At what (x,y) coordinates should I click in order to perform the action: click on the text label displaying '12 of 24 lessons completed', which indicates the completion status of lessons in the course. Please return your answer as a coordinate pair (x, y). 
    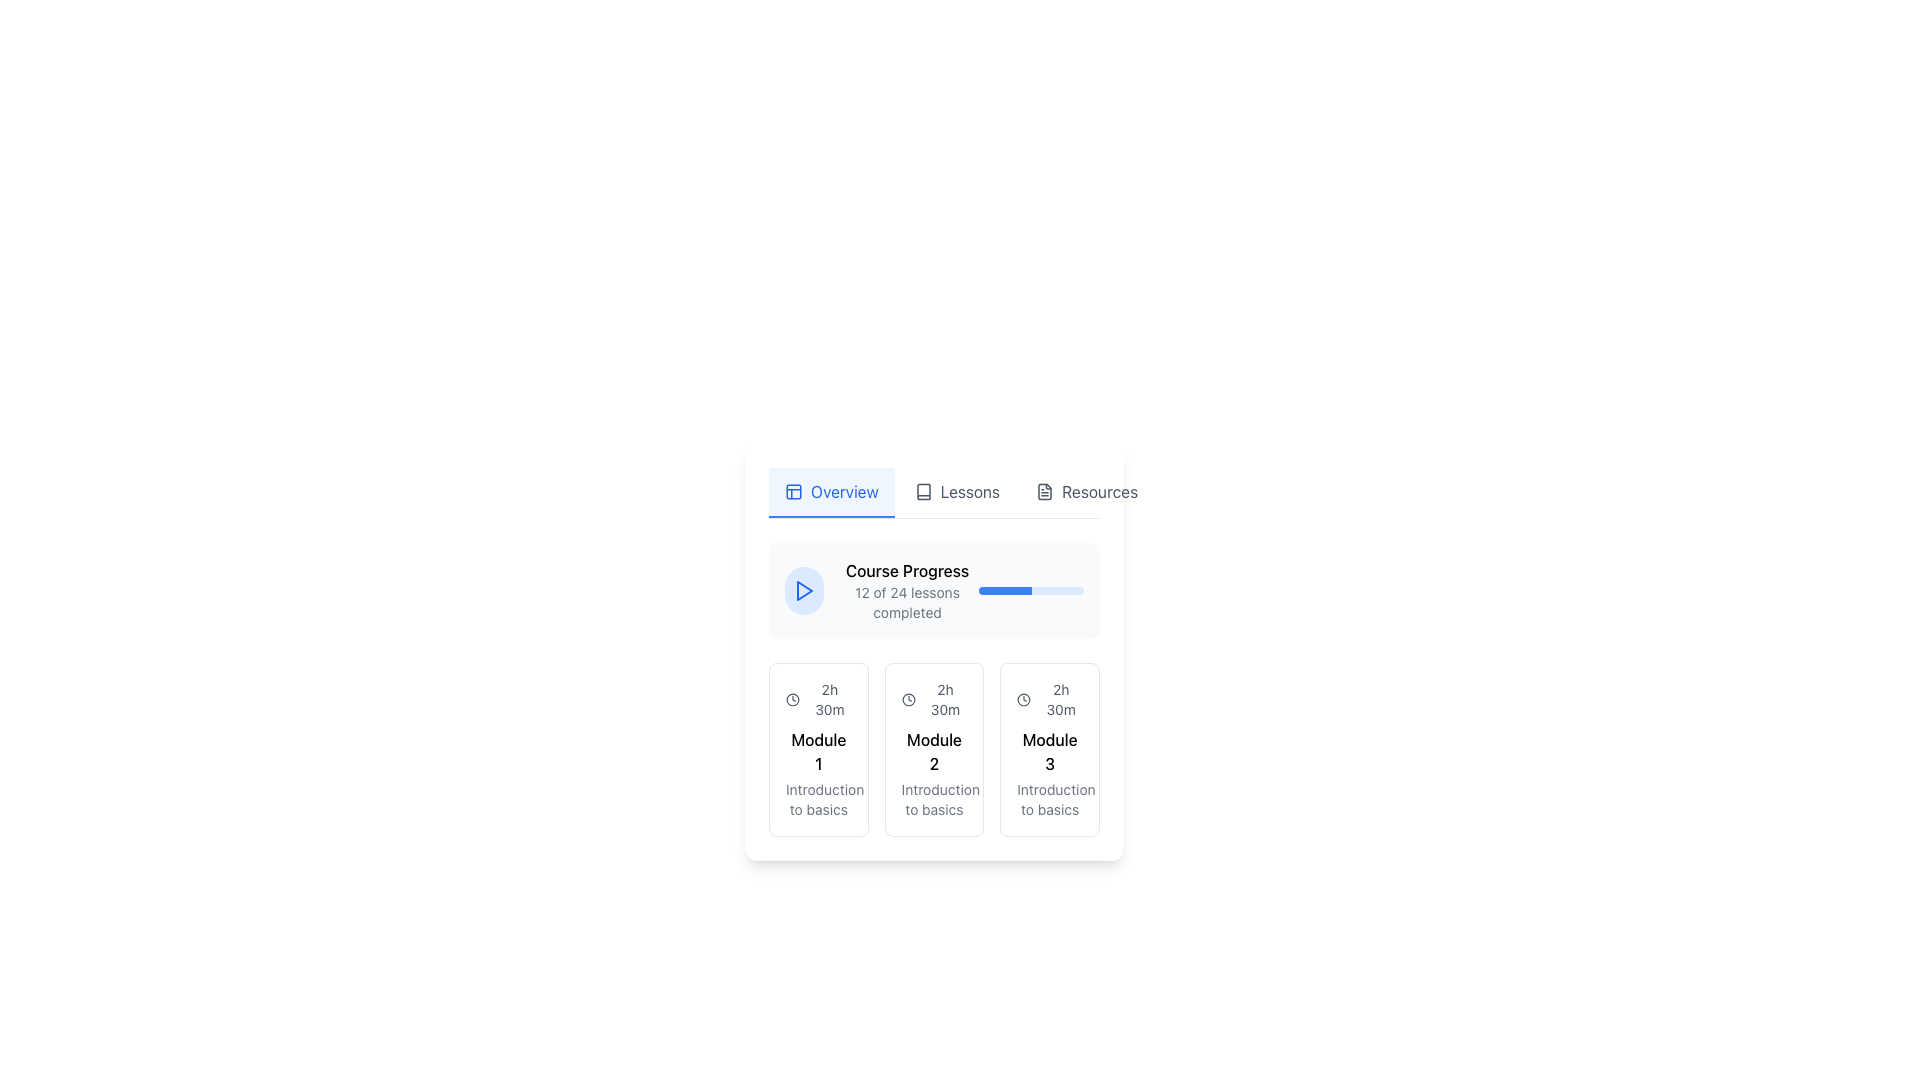
    Looking at the image, I should click on (906, 601).